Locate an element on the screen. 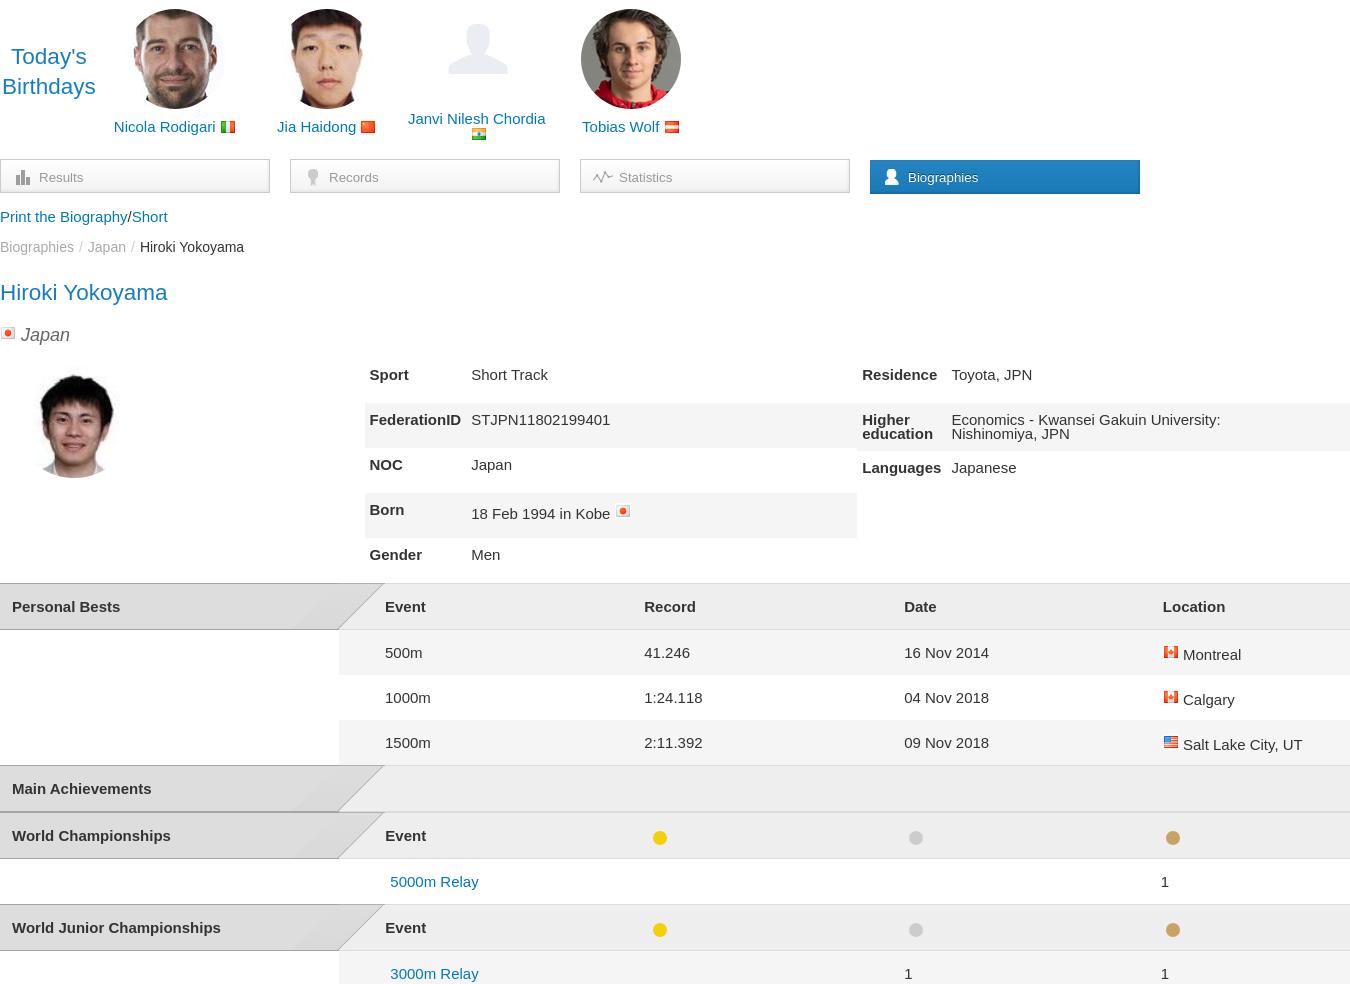 Image resolution: width=1350 pixels, height=984 pixels. 'Economics - Kwansei Gakuin University: Nishinomiya, JPN' is located at coordinates (1085, 426).